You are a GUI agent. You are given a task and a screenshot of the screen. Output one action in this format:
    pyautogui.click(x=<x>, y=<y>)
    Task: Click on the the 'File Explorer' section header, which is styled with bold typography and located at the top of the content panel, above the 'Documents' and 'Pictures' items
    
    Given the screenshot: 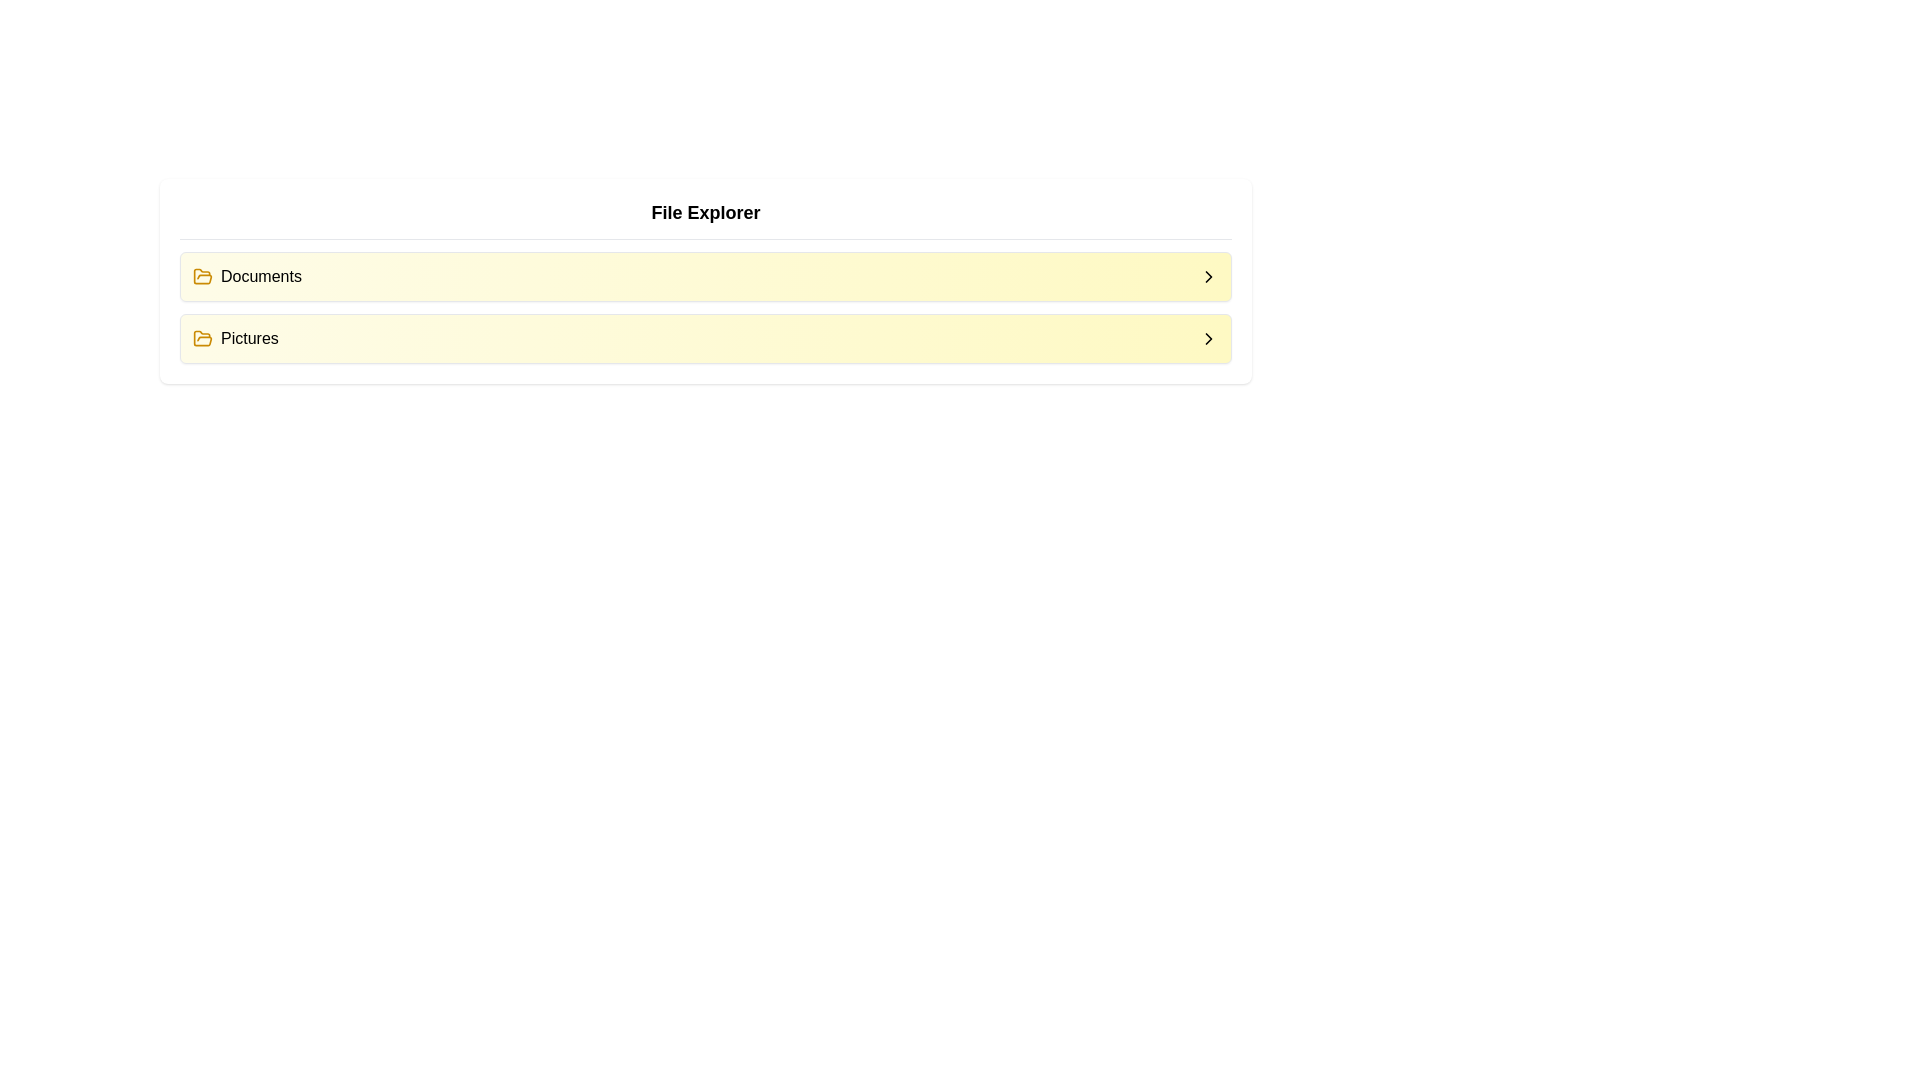 What is the action you would take?
    pyautogui.click(x=705, y=219)
    